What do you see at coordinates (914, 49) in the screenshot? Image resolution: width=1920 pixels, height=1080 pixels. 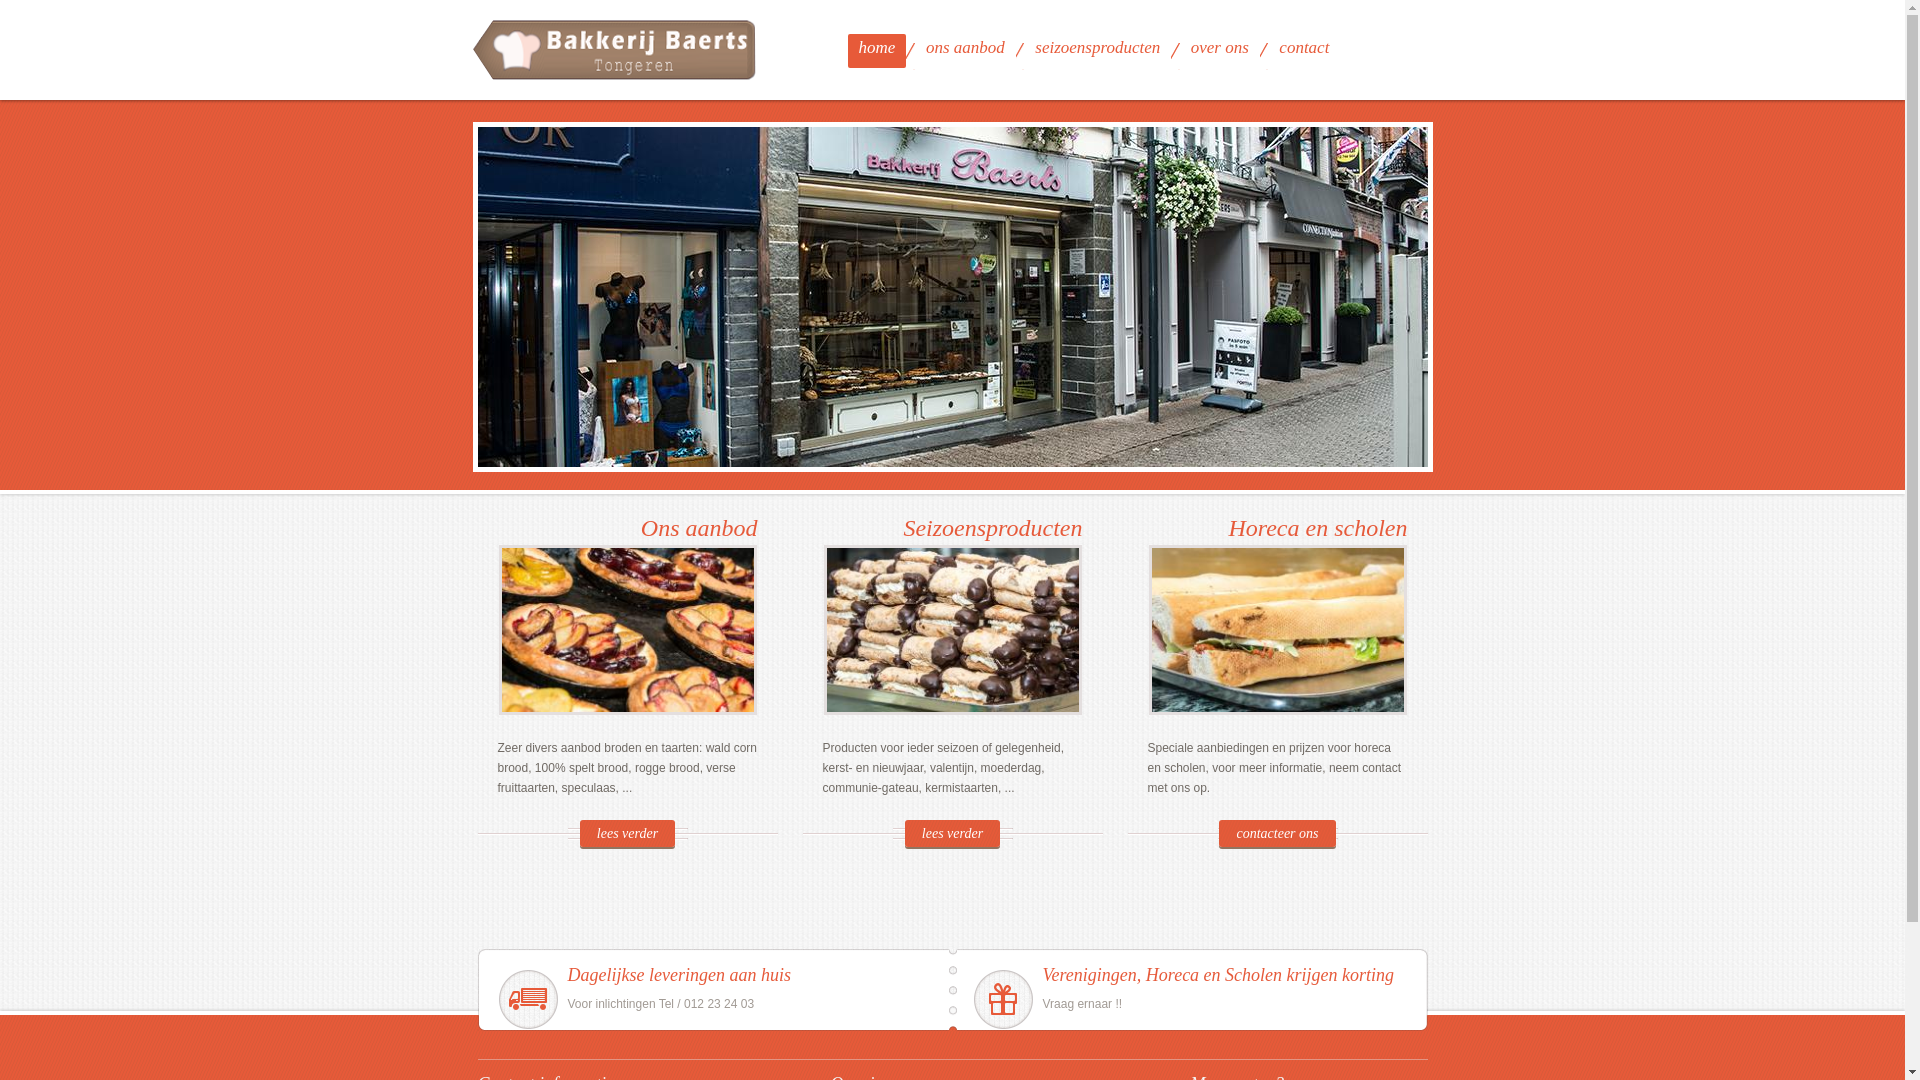 I see `'ons aanbod'` at bounding box center [914, 49].